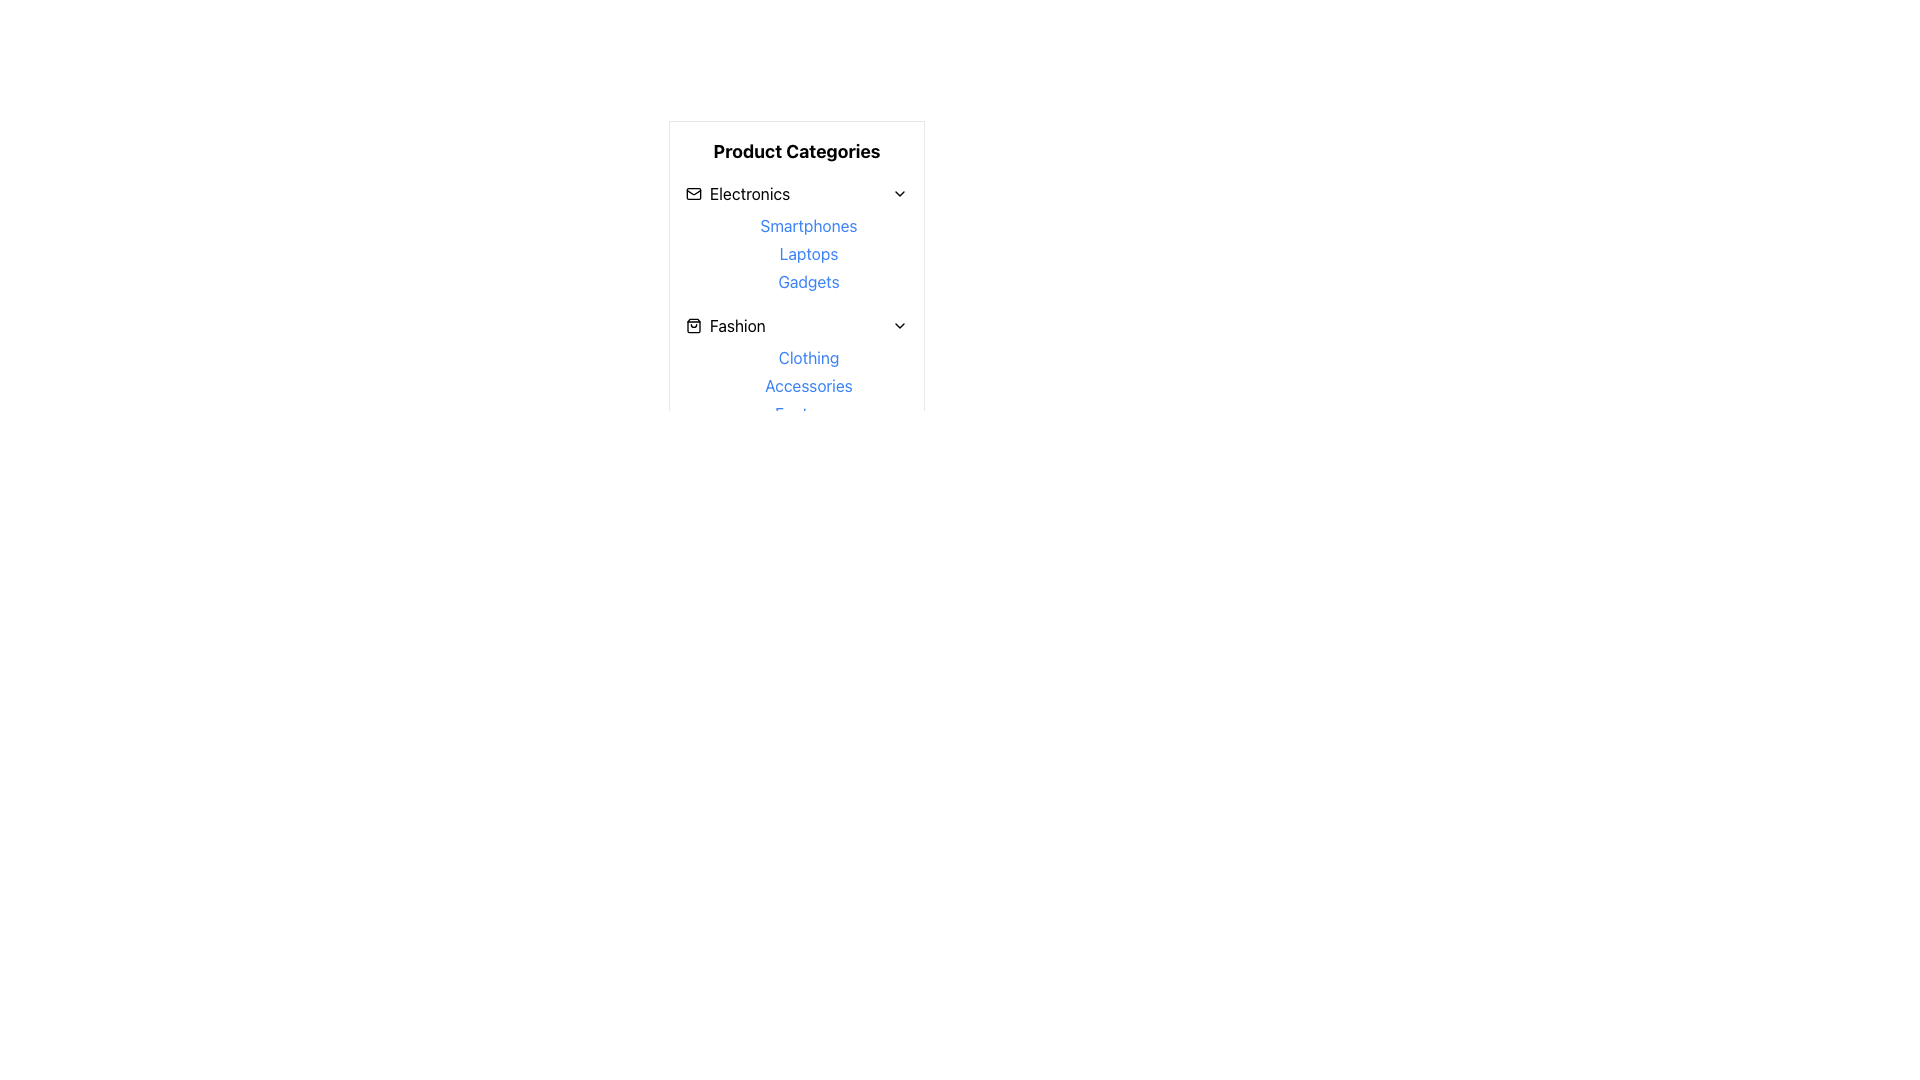 The image size is (1920, 1080). What do you see at coordinates (737, 193) in the screenshot?
I see `the 'Electronics' category title text label` at bounding box center [737, 193].